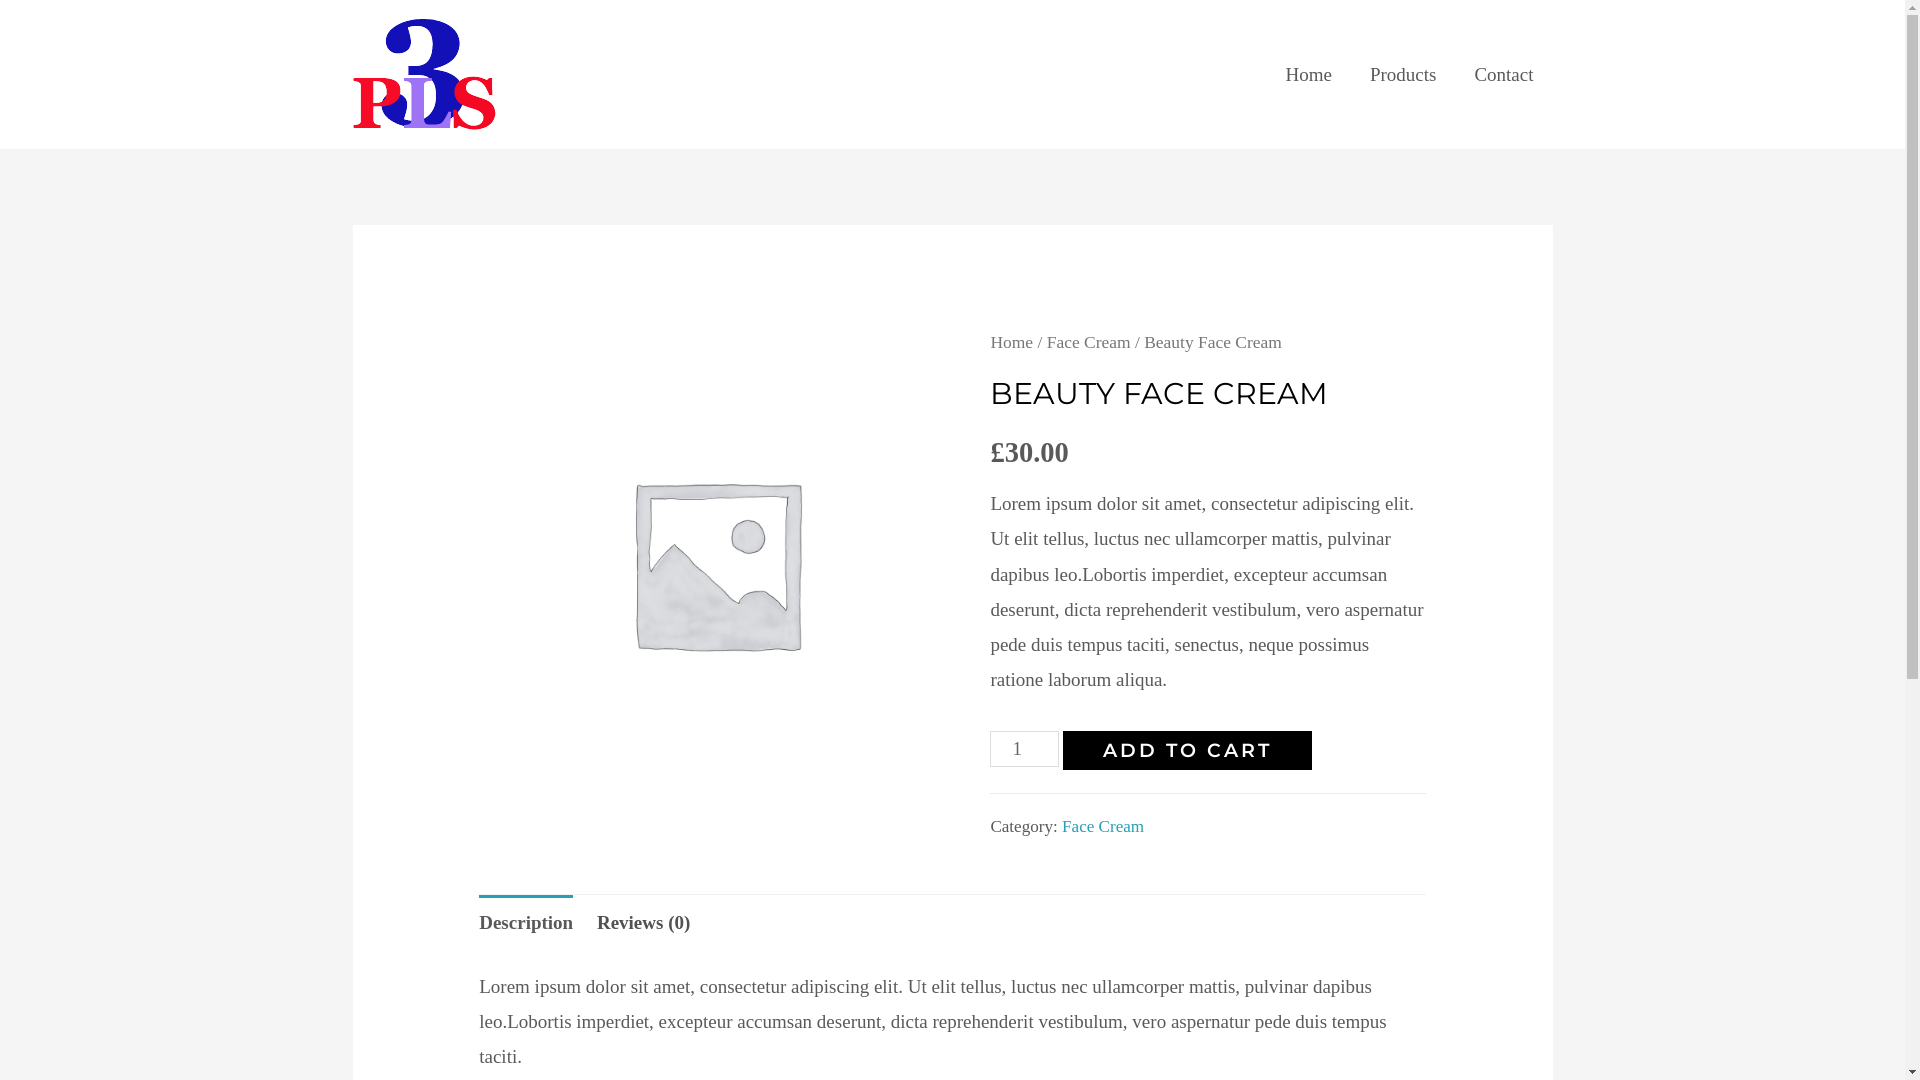 This screenshot has width=1920, height=1080. Describe the element at coordinates (1503, 73) in the screenshot. I see `'Contact'` at that location.